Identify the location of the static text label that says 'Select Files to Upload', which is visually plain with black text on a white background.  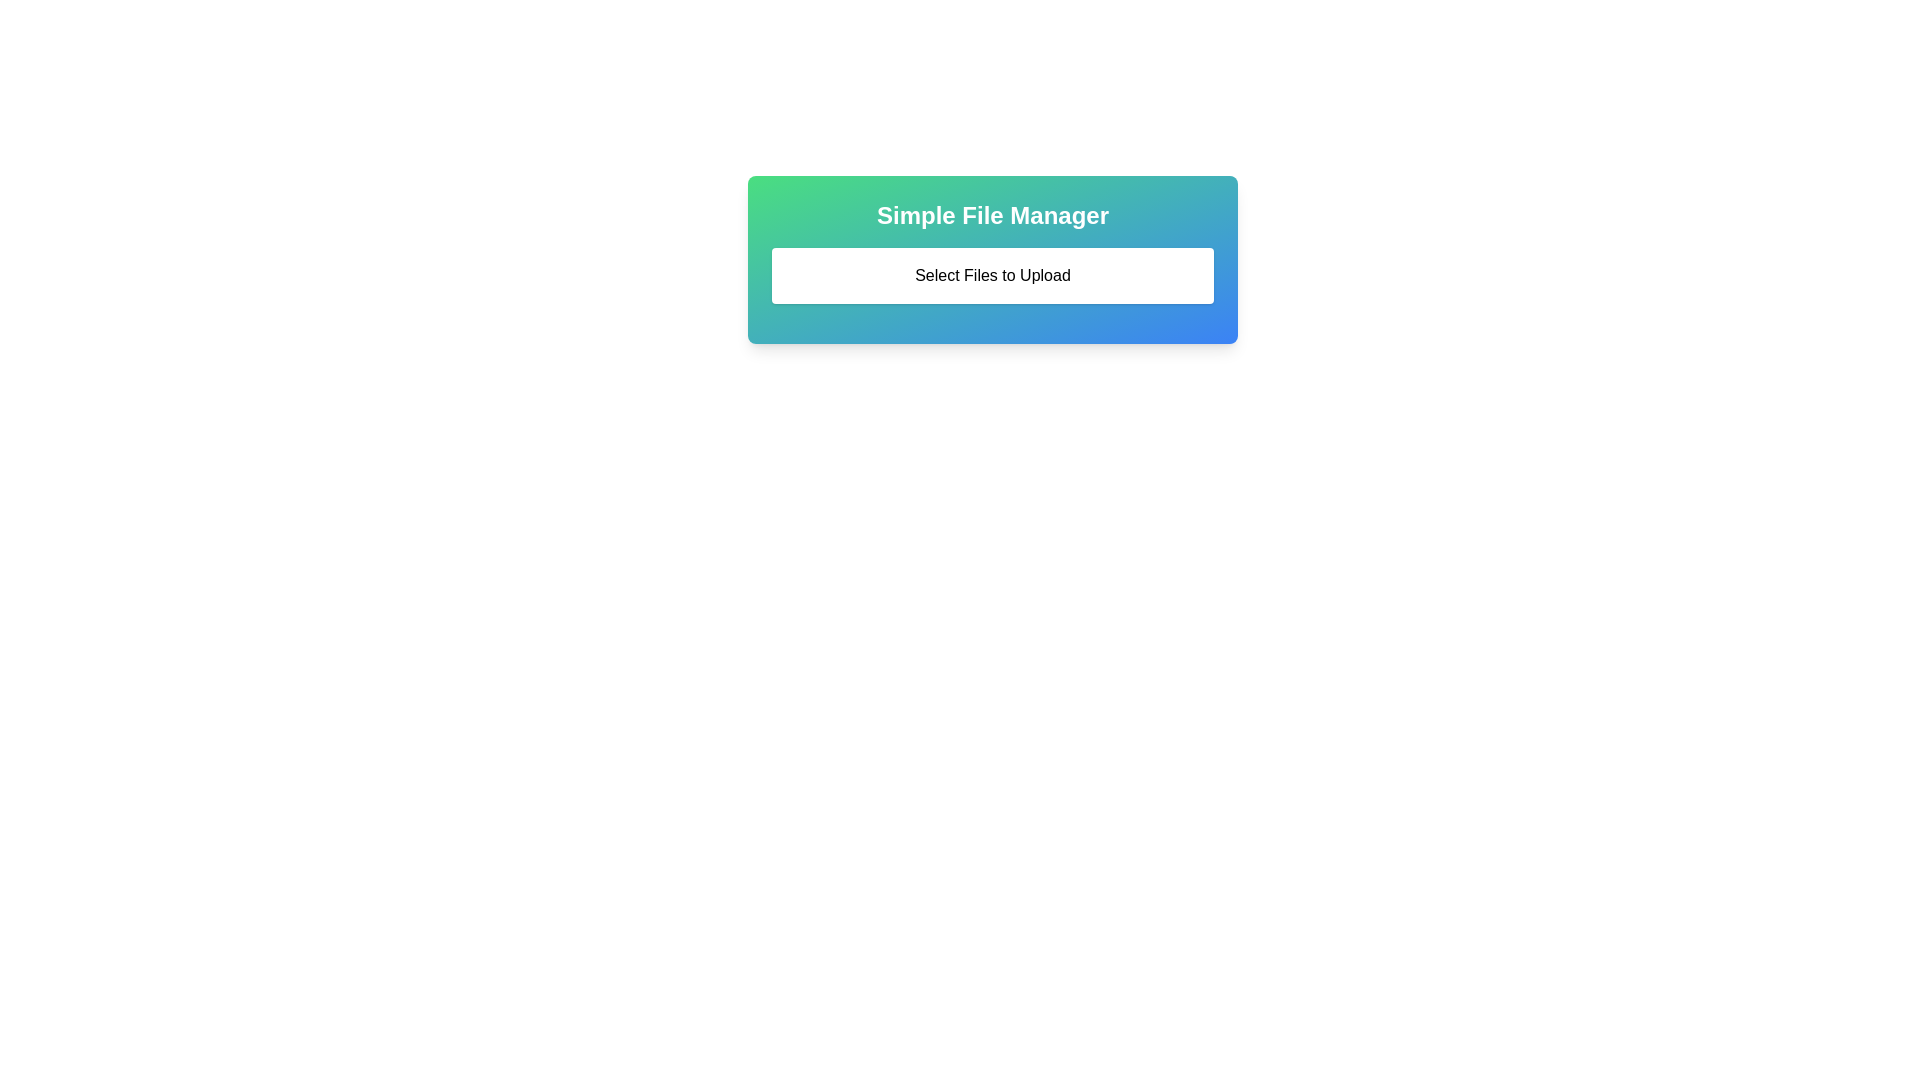
(993, 276).